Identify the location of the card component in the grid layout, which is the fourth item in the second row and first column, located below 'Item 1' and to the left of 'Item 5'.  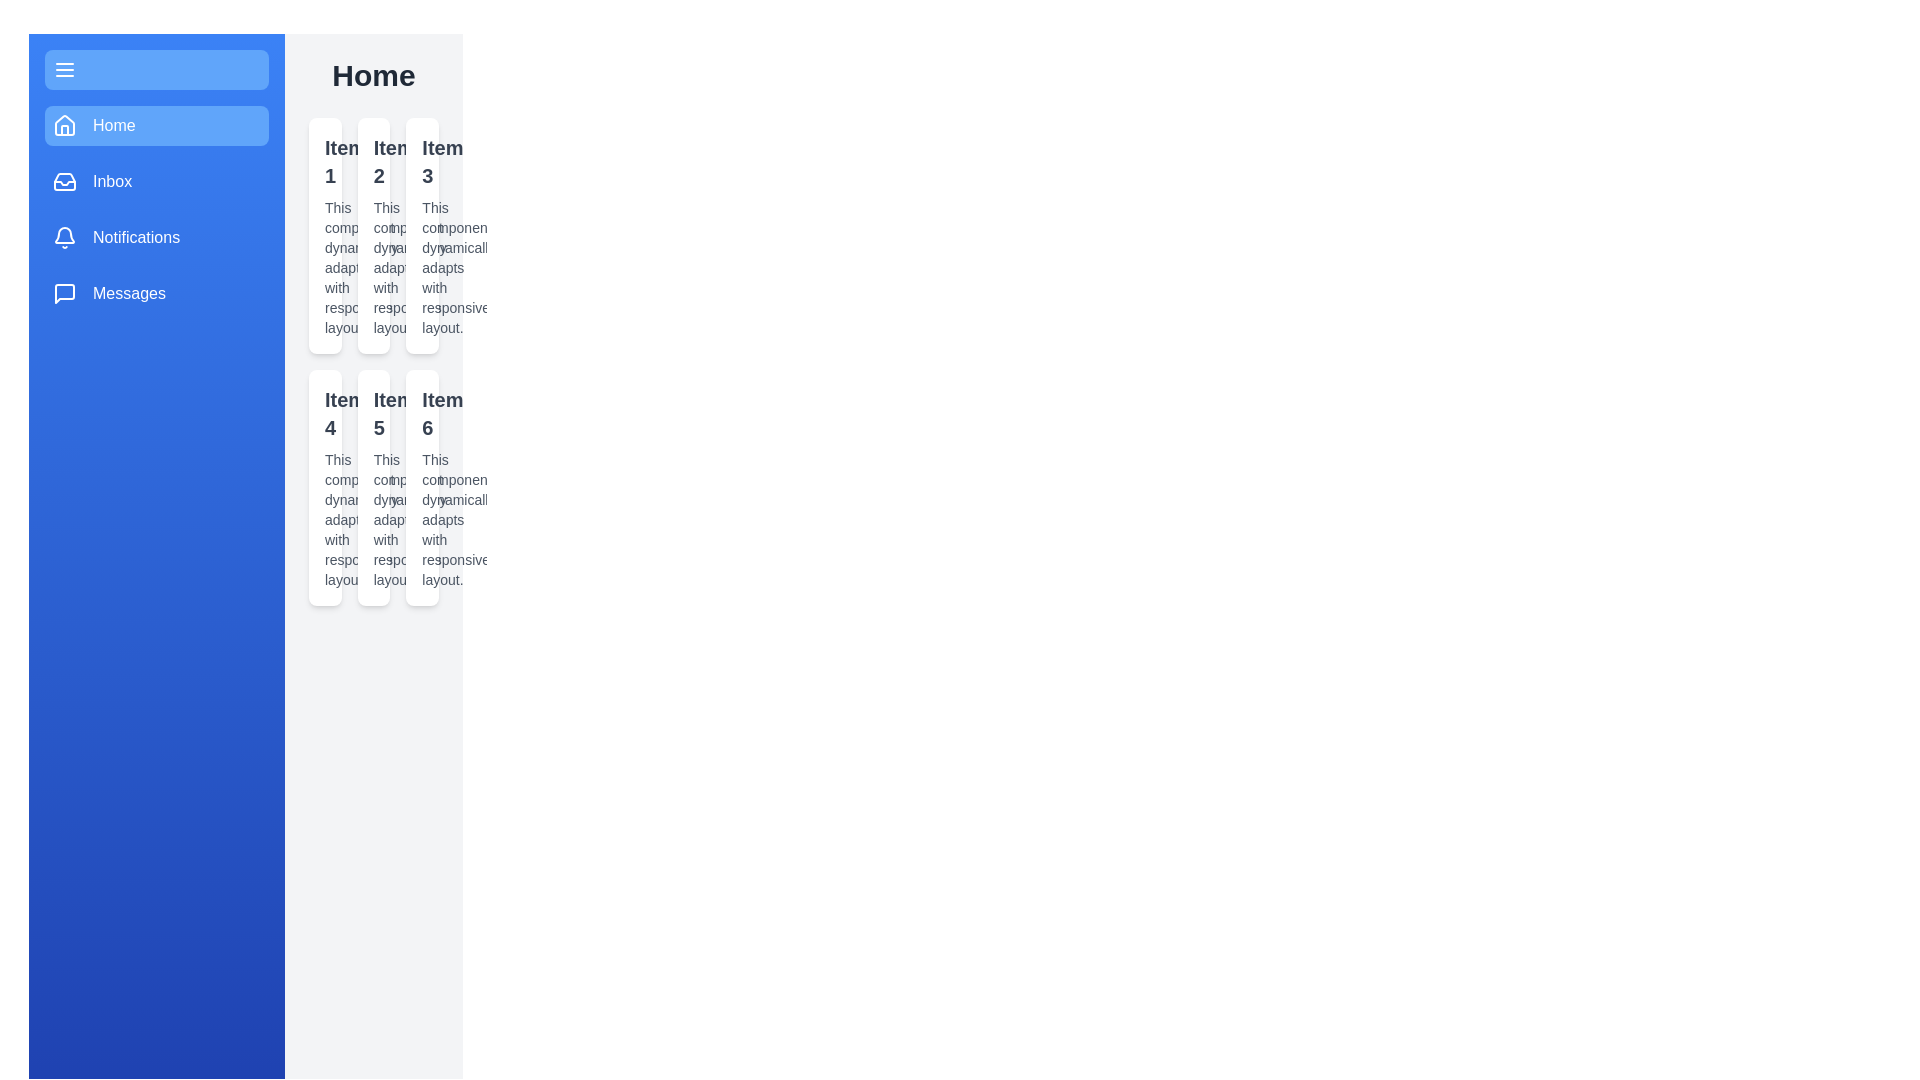
(325, 488).